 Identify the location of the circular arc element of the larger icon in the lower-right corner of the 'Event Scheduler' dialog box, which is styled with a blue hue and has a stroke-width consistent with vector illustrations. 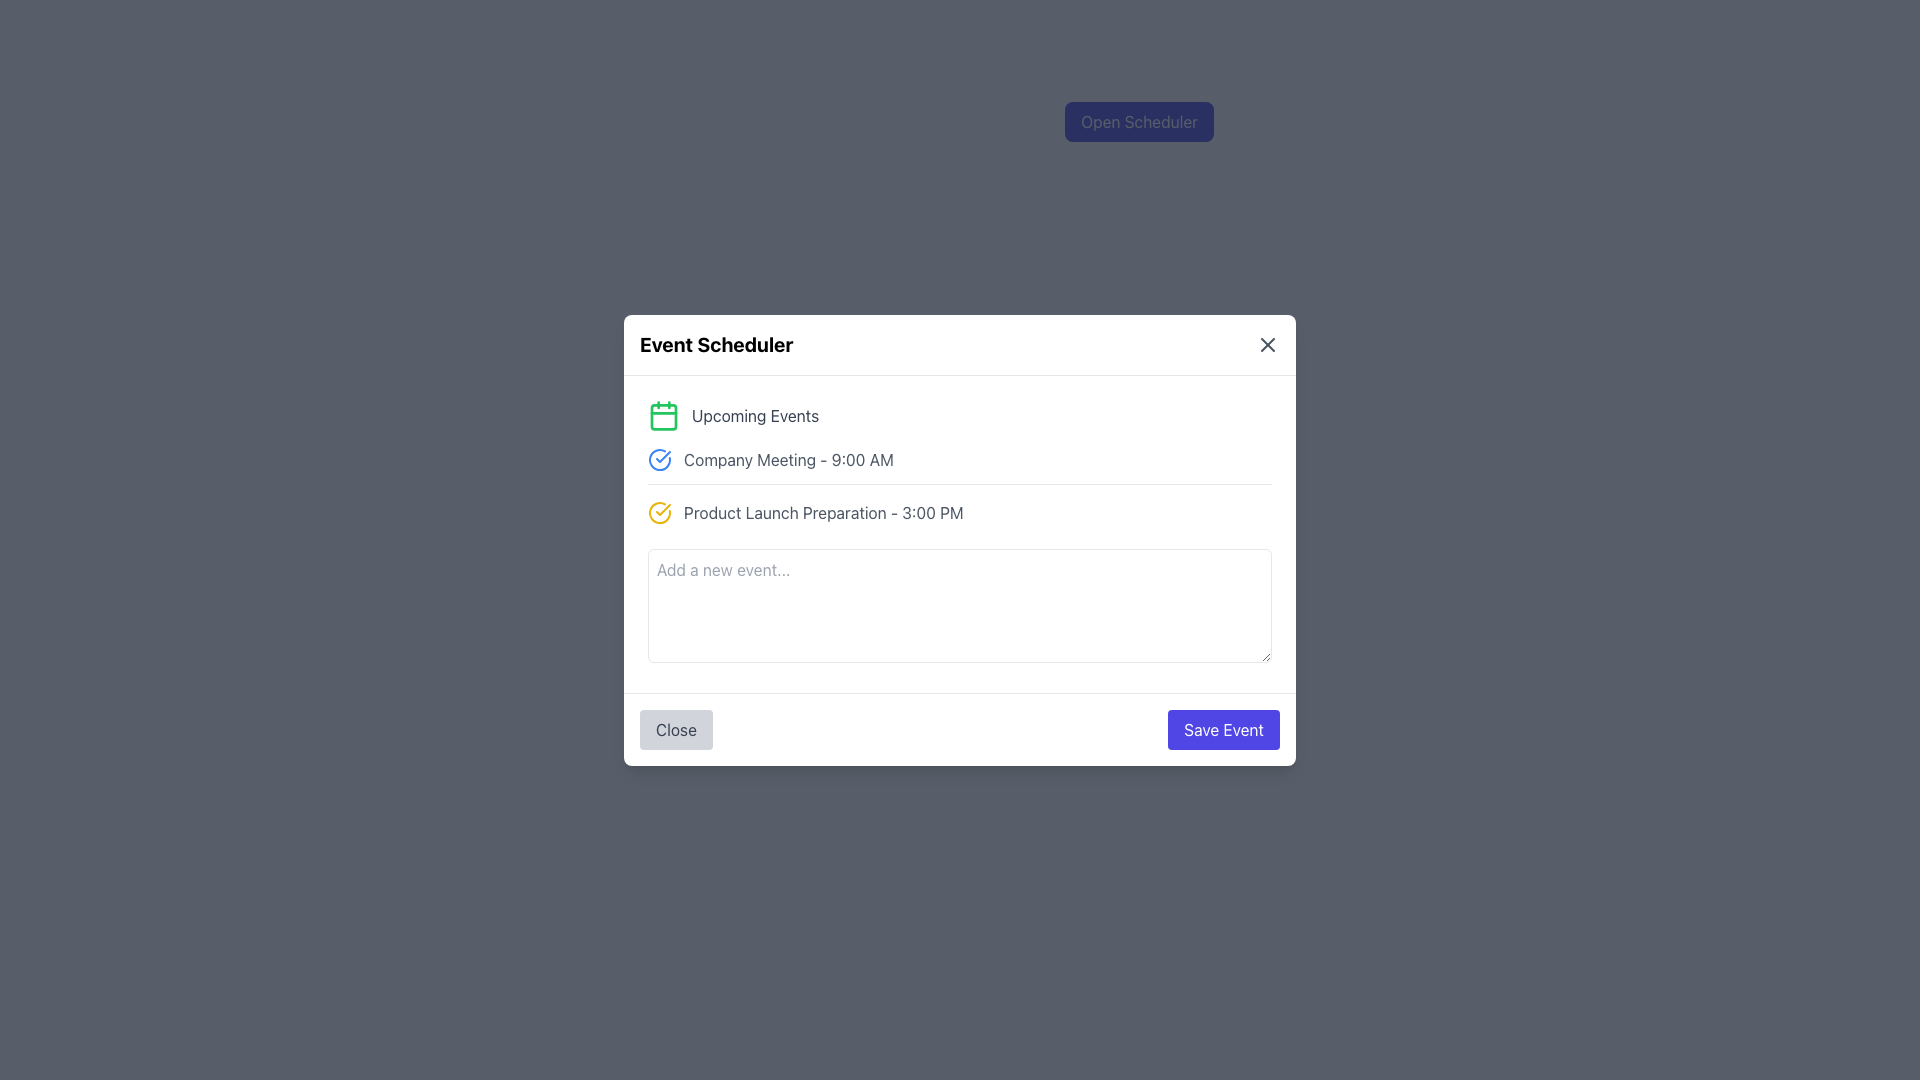
(660, 459).